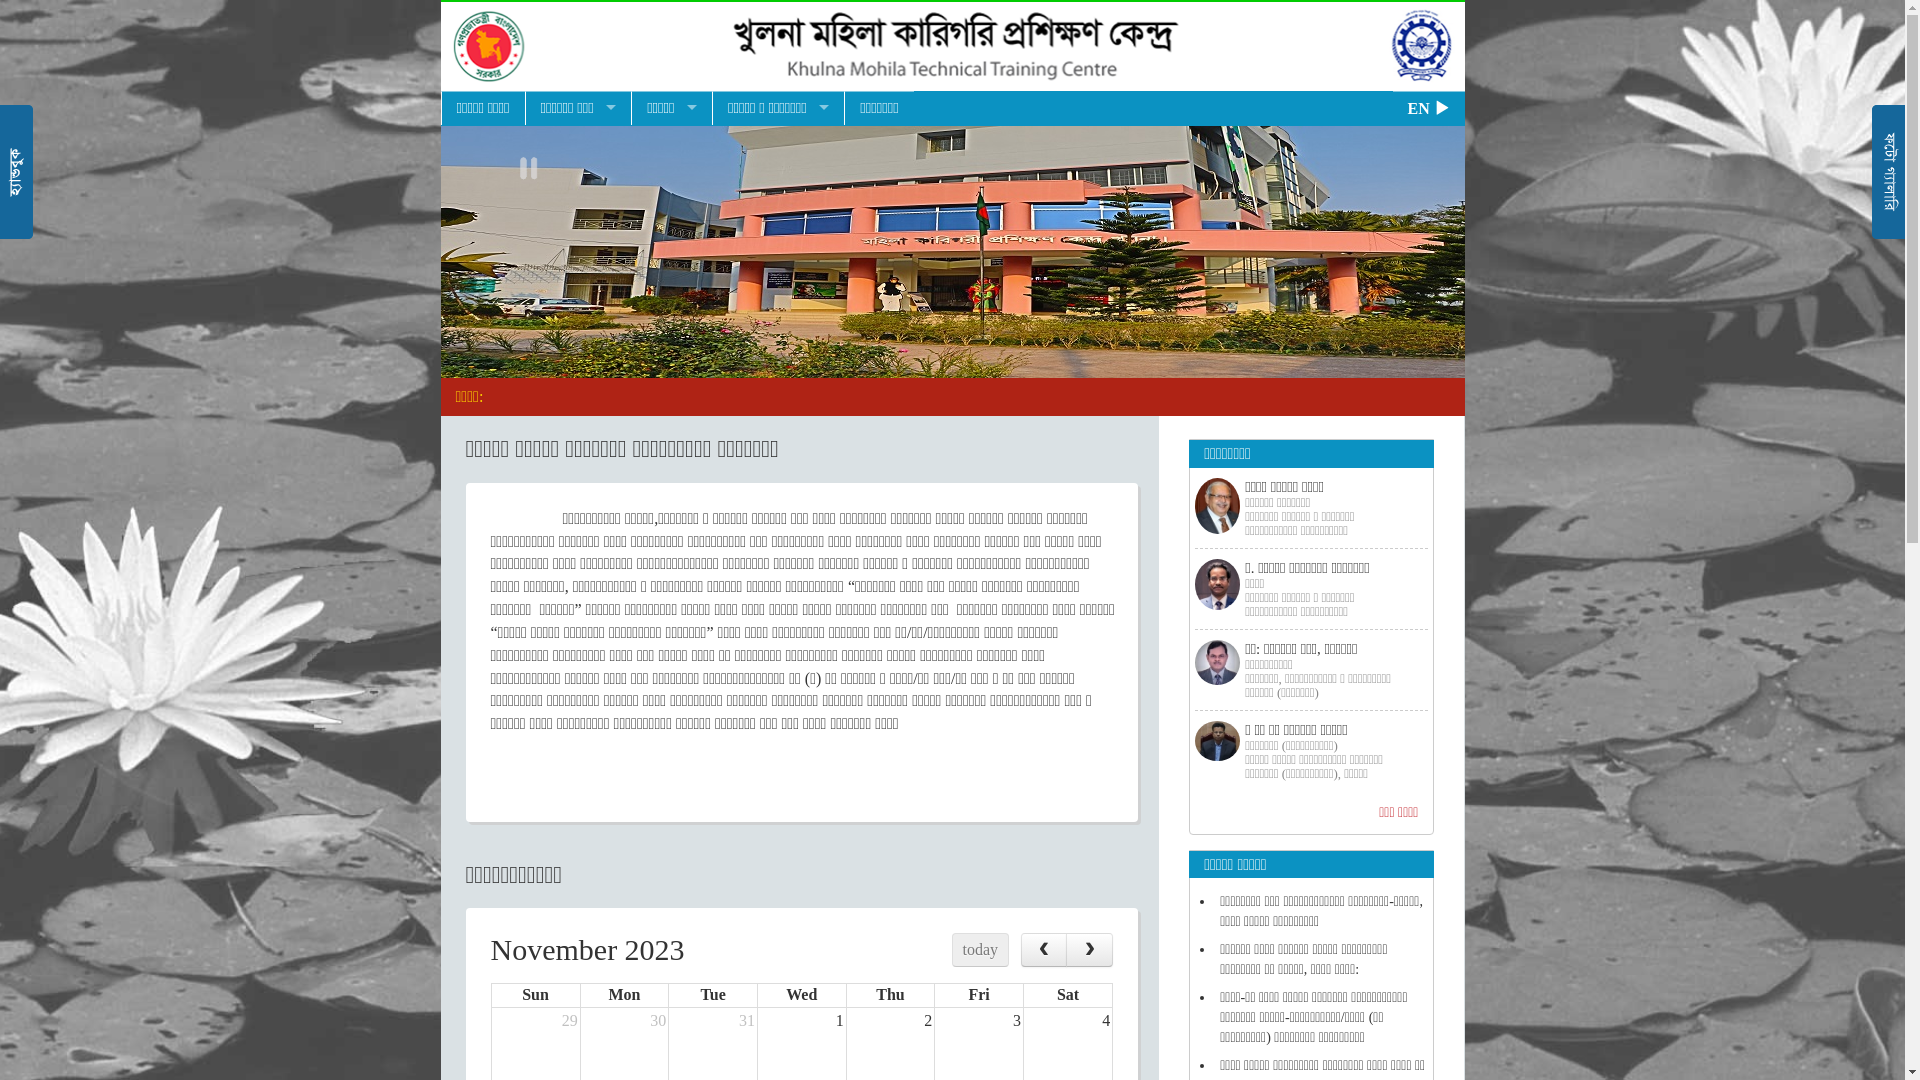 This screenshot has width=1920, height=1080. I want to click on 'today', so click(980, 948).